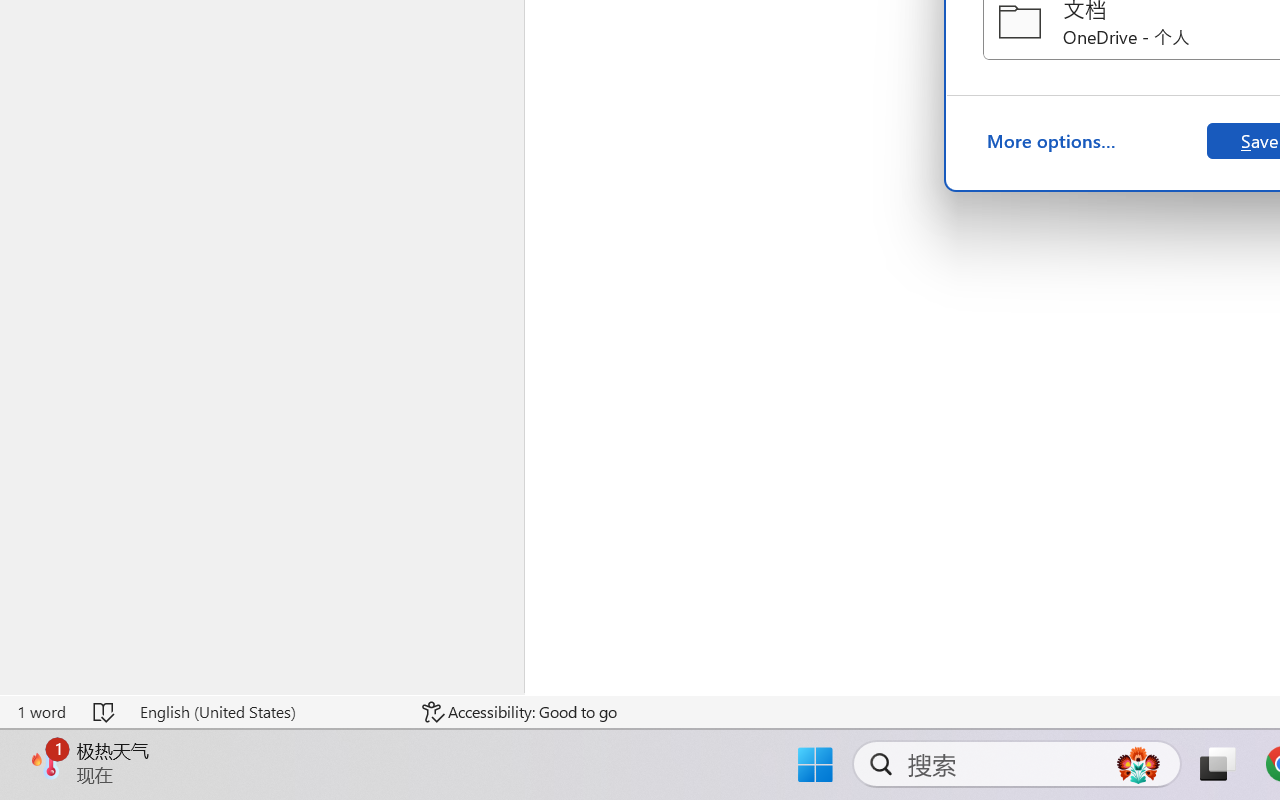  I want to click on 'AutomationID: DynamicSearchBoxGleamImage', so click(1138, 764).